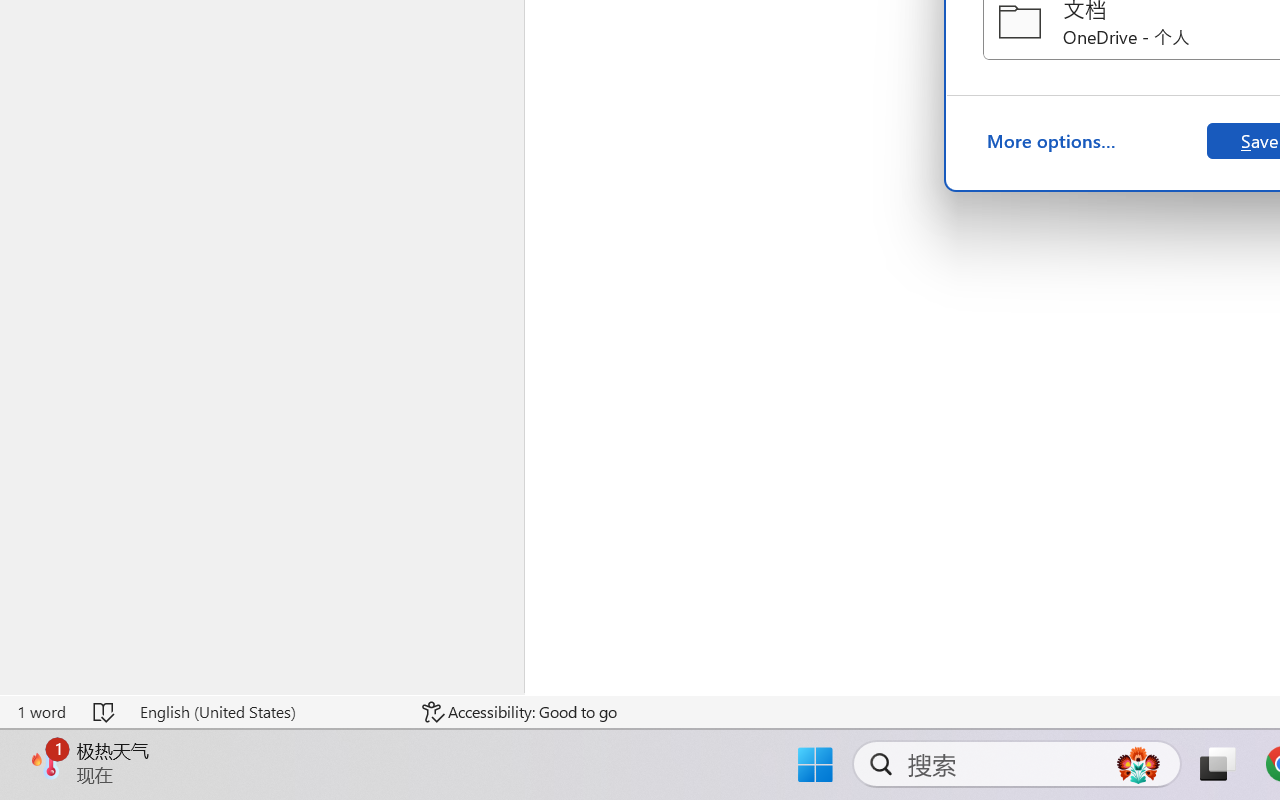  I want to click on 'AutomationID: DynamicSearchBoxGleamImage', so click(1138, 764).